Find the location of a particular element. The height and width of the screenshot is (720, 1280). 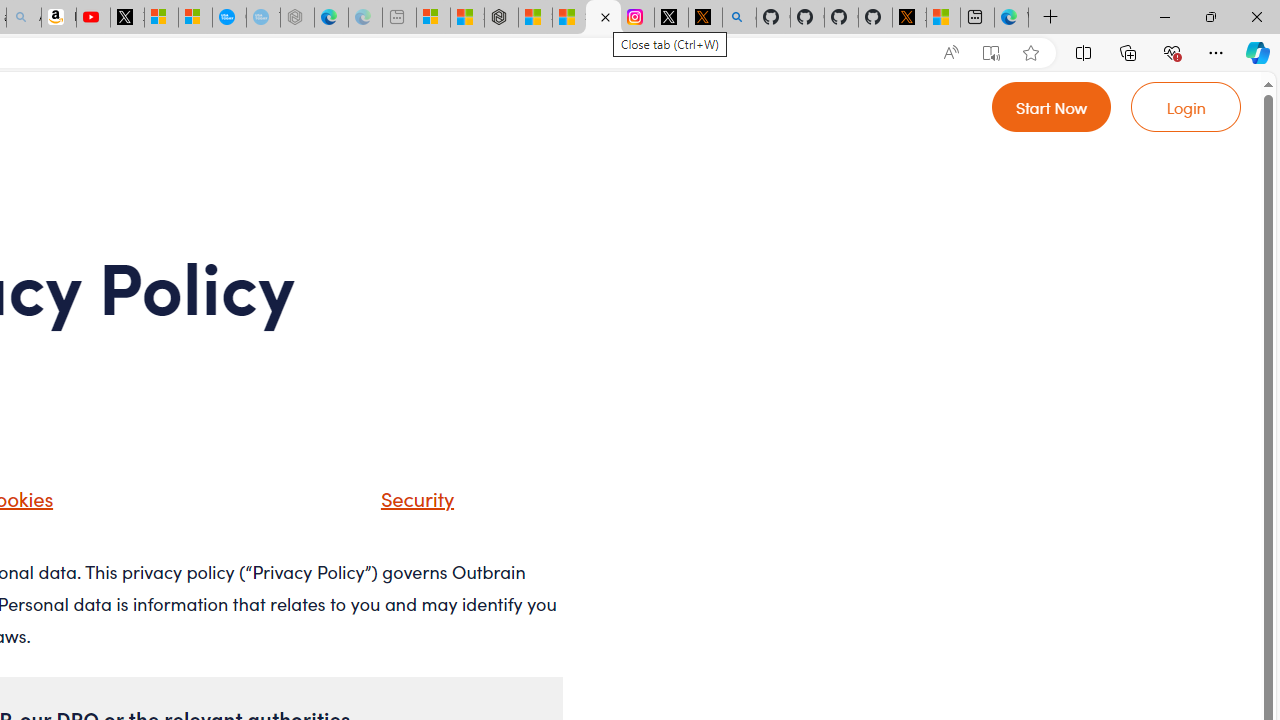

'Go to login' is located at coordinates (1186, 106).